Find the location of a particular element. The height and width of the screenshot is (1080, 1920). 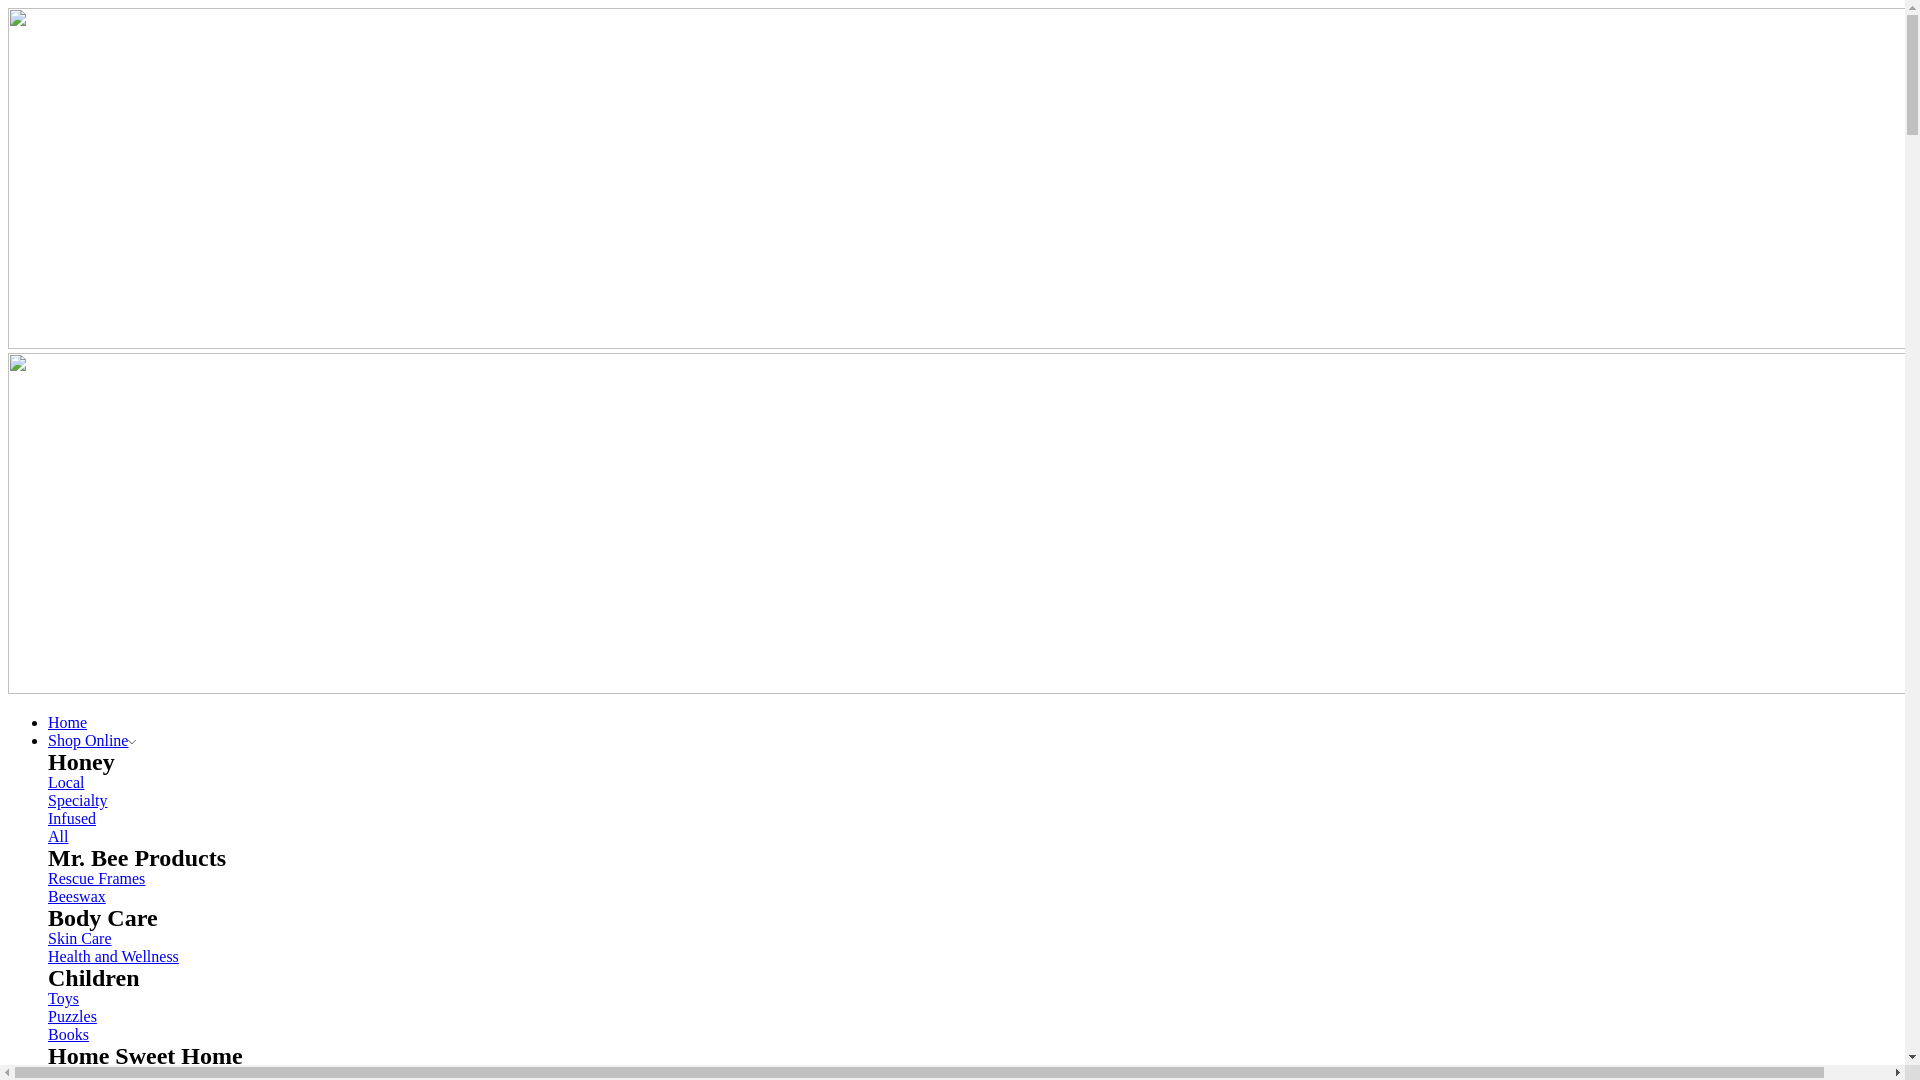

'Local' is located at coordinates (66, 781).